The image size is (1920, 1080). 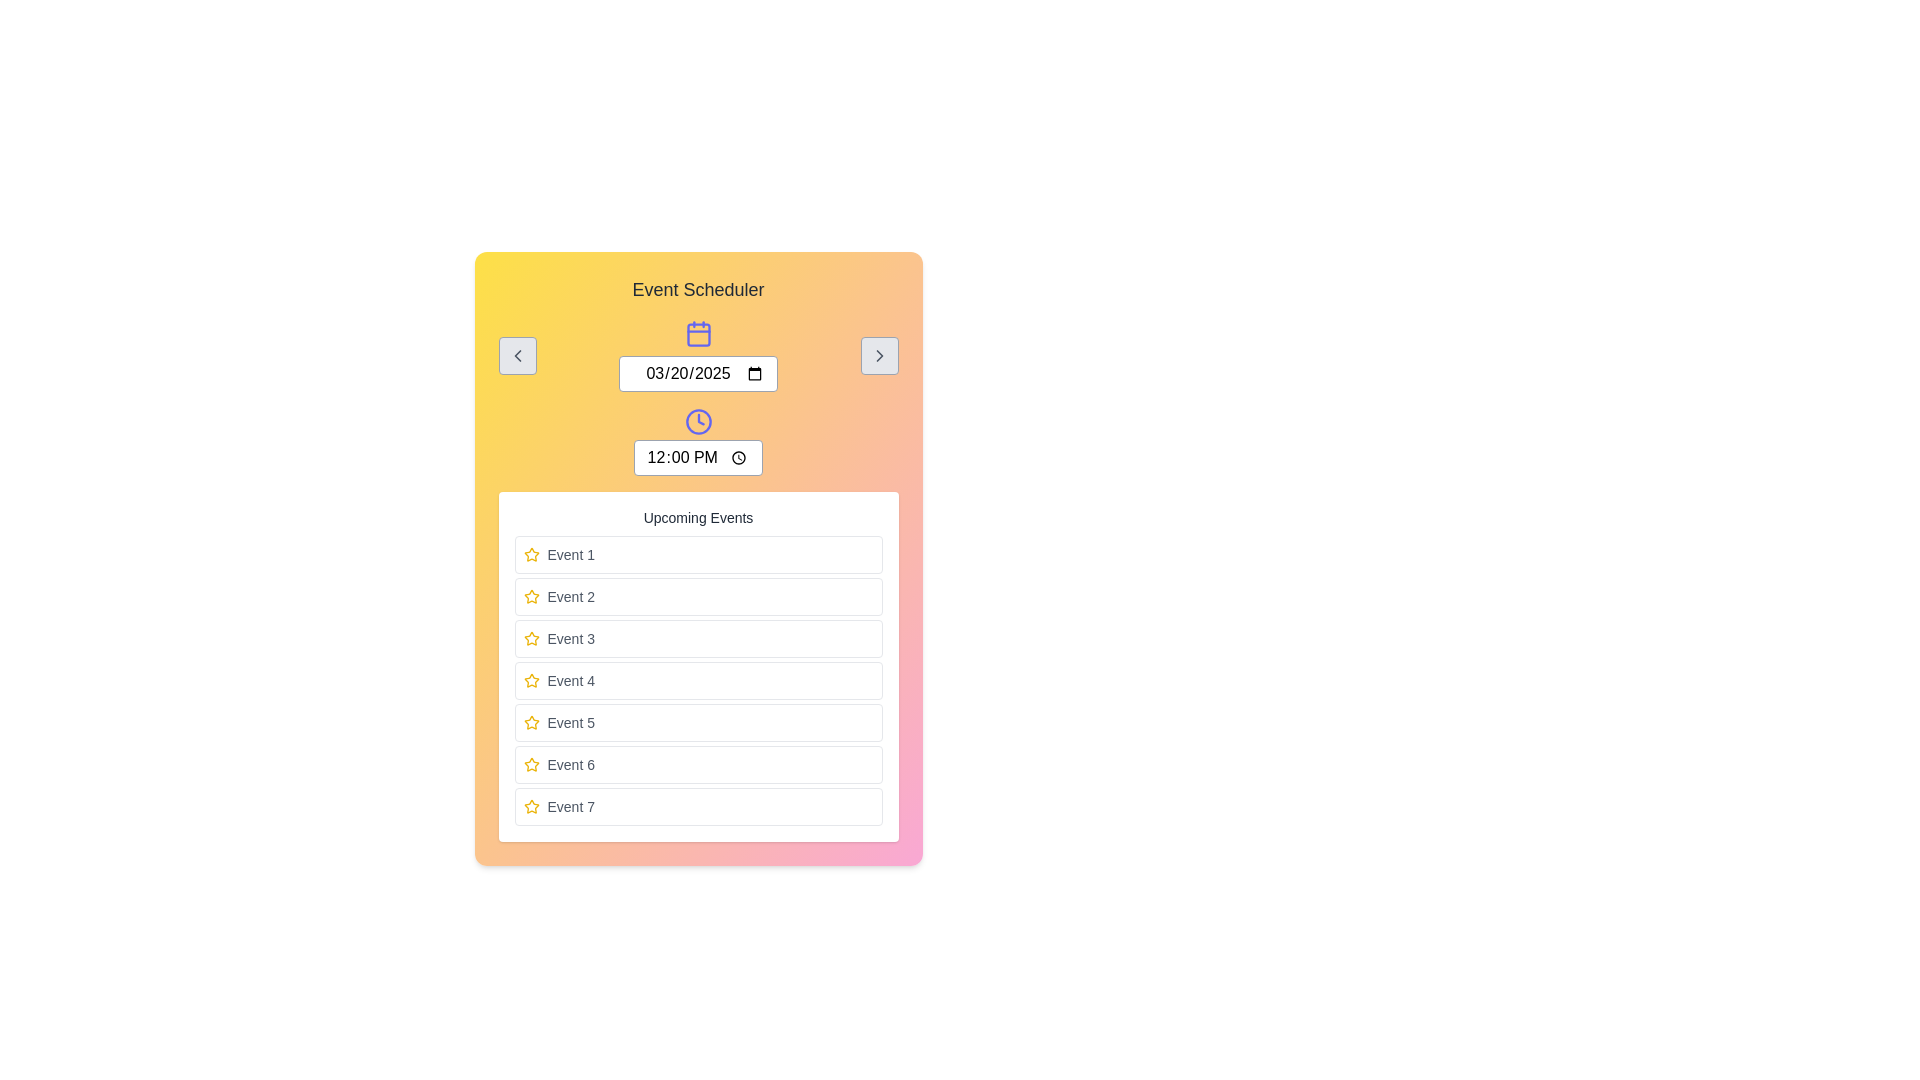 I want to click on the yellow star icon located to the far left of the seventh item in the 'Upcoming Events' list, so click(x=531, y=805).